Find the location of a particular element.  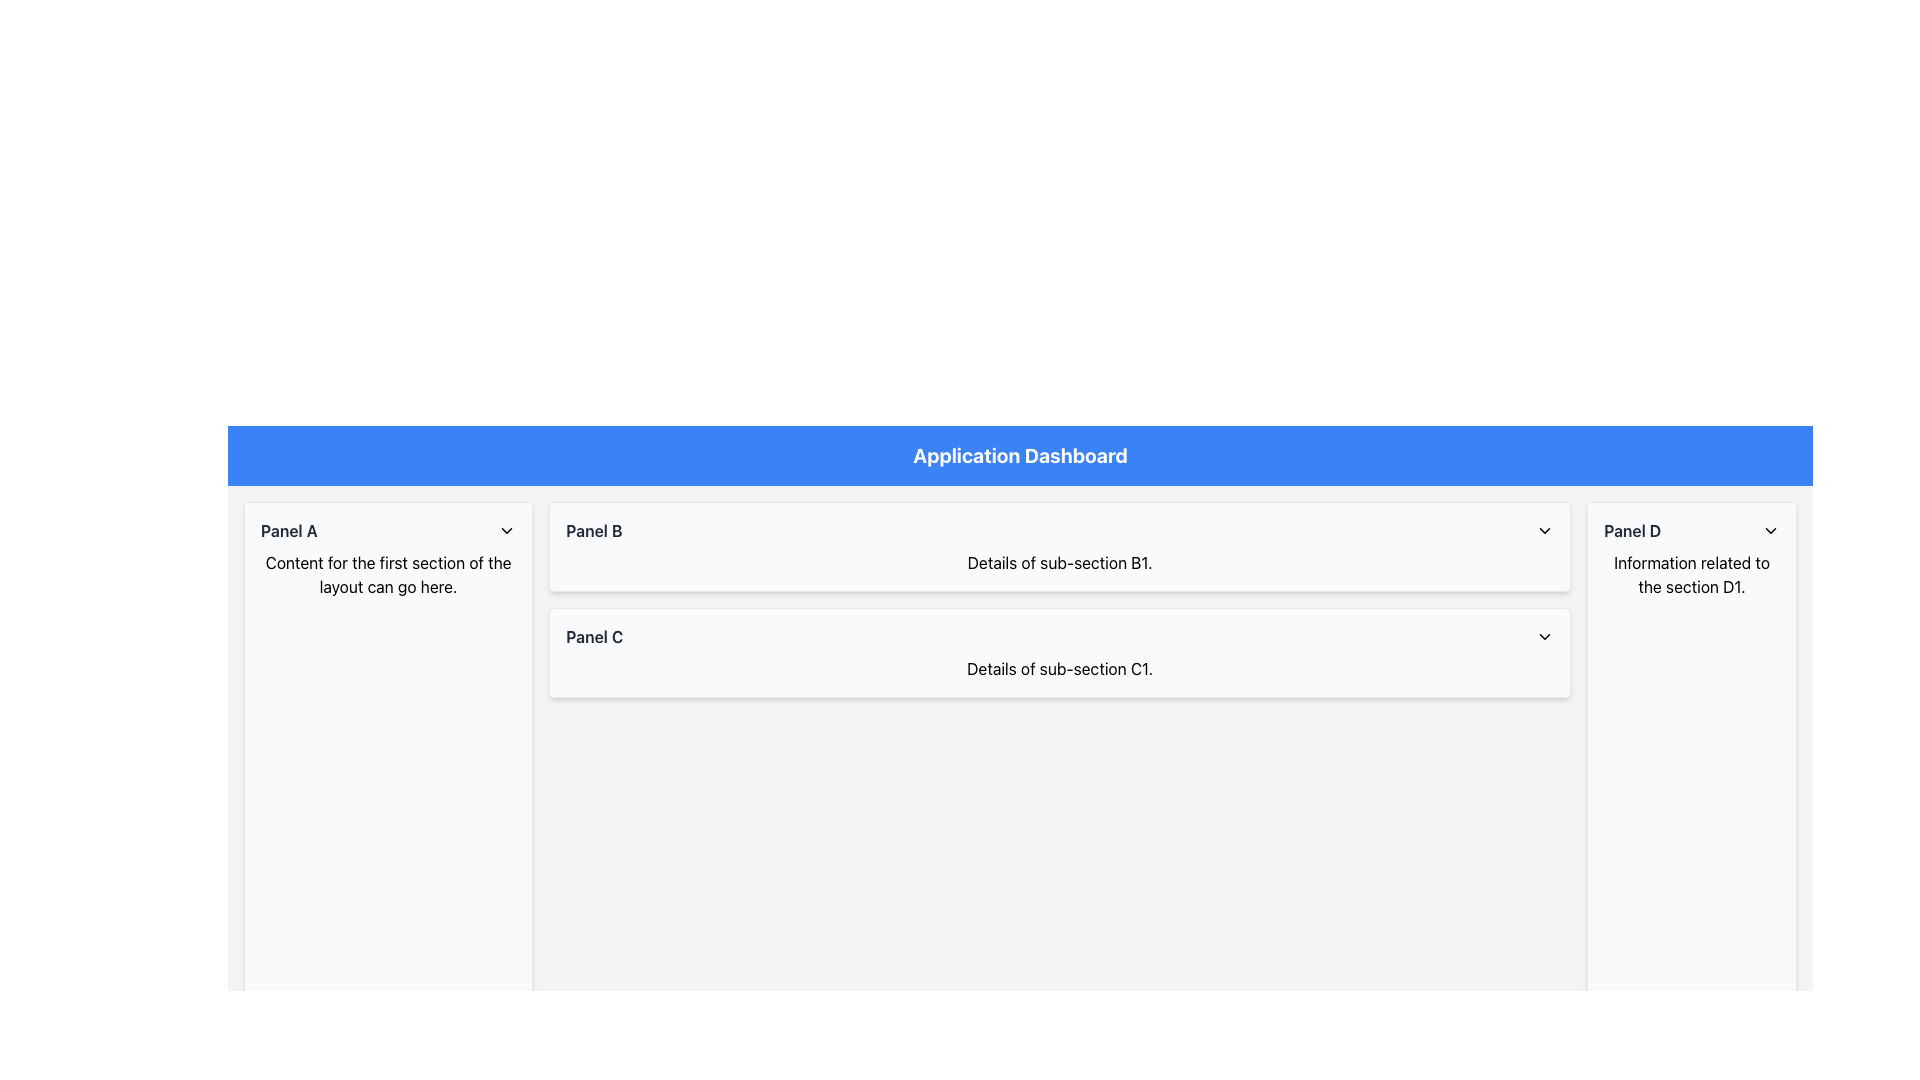

the downward-chevron icon button in the header of the 'Panel B' section is located at coordinates (1544, 530).